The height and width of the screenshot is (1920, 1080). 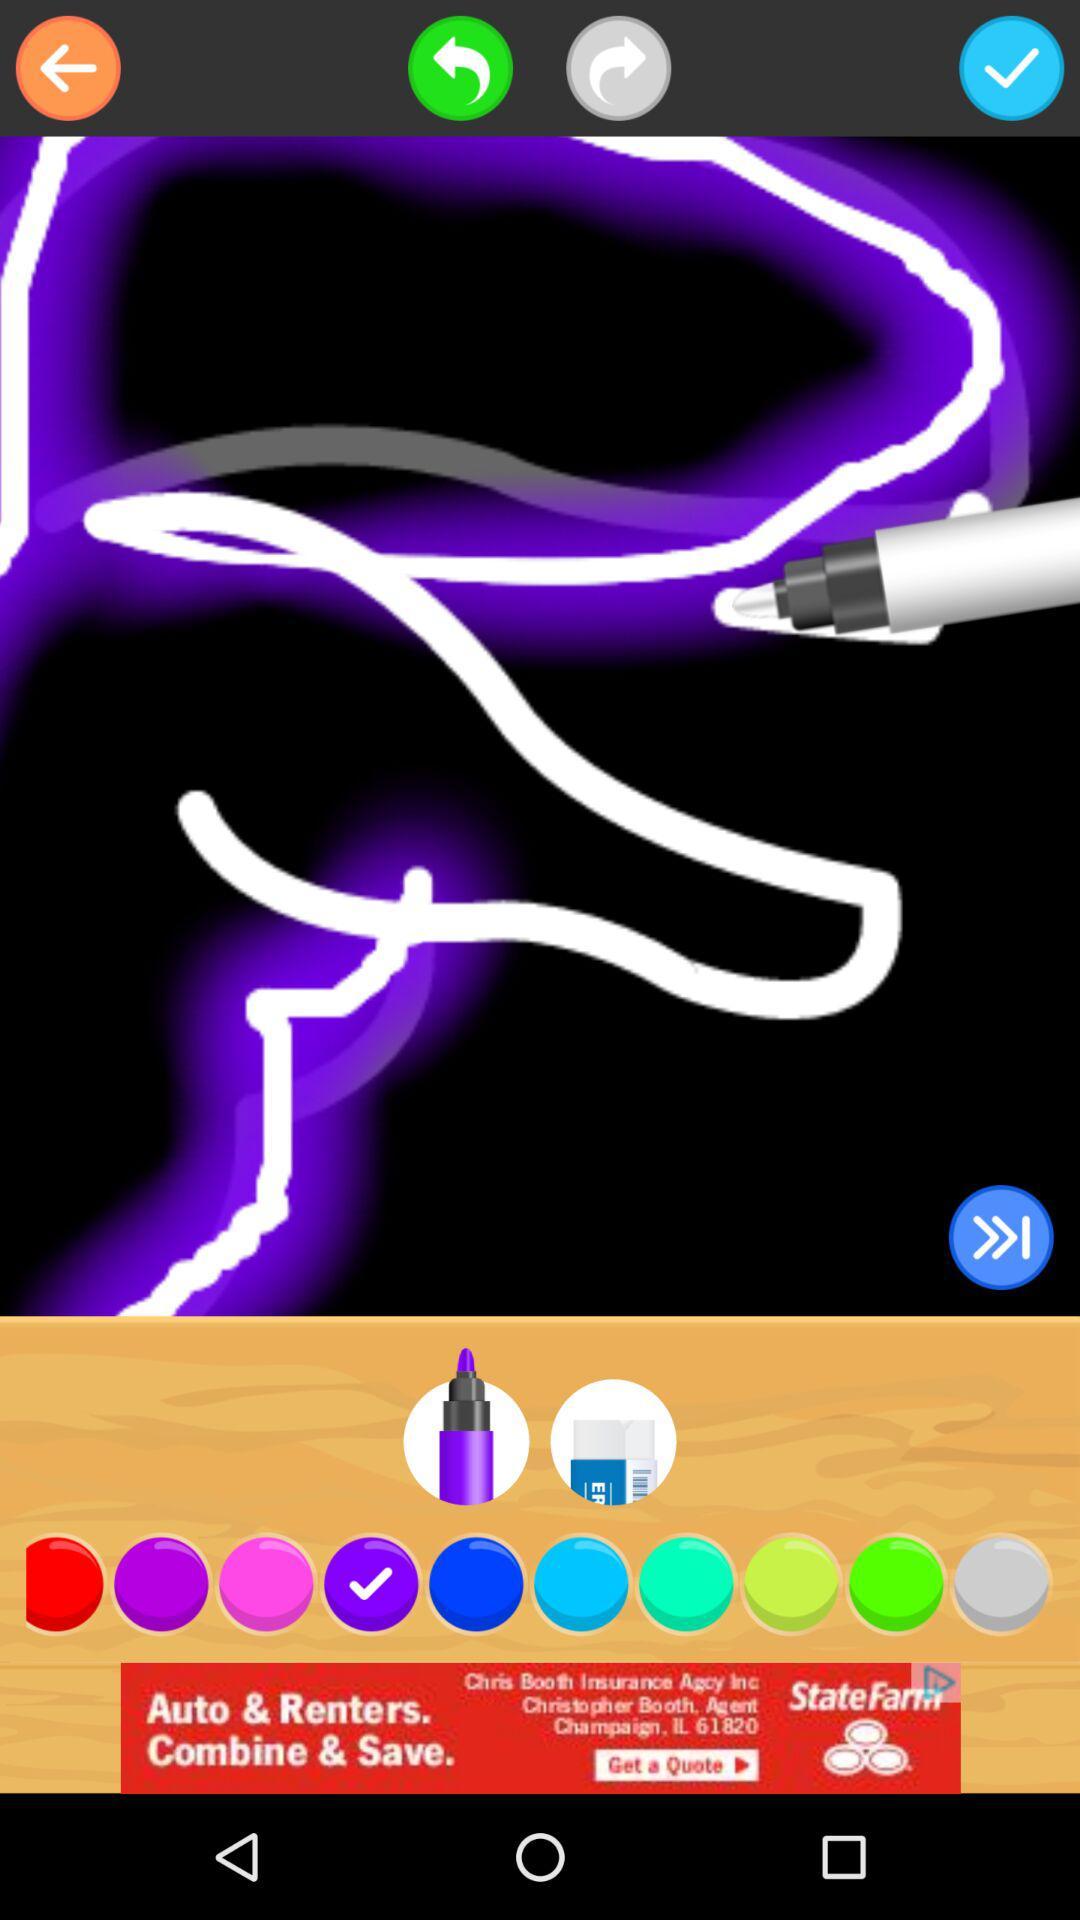 I want to click on next button, so click(x=617, y=68).